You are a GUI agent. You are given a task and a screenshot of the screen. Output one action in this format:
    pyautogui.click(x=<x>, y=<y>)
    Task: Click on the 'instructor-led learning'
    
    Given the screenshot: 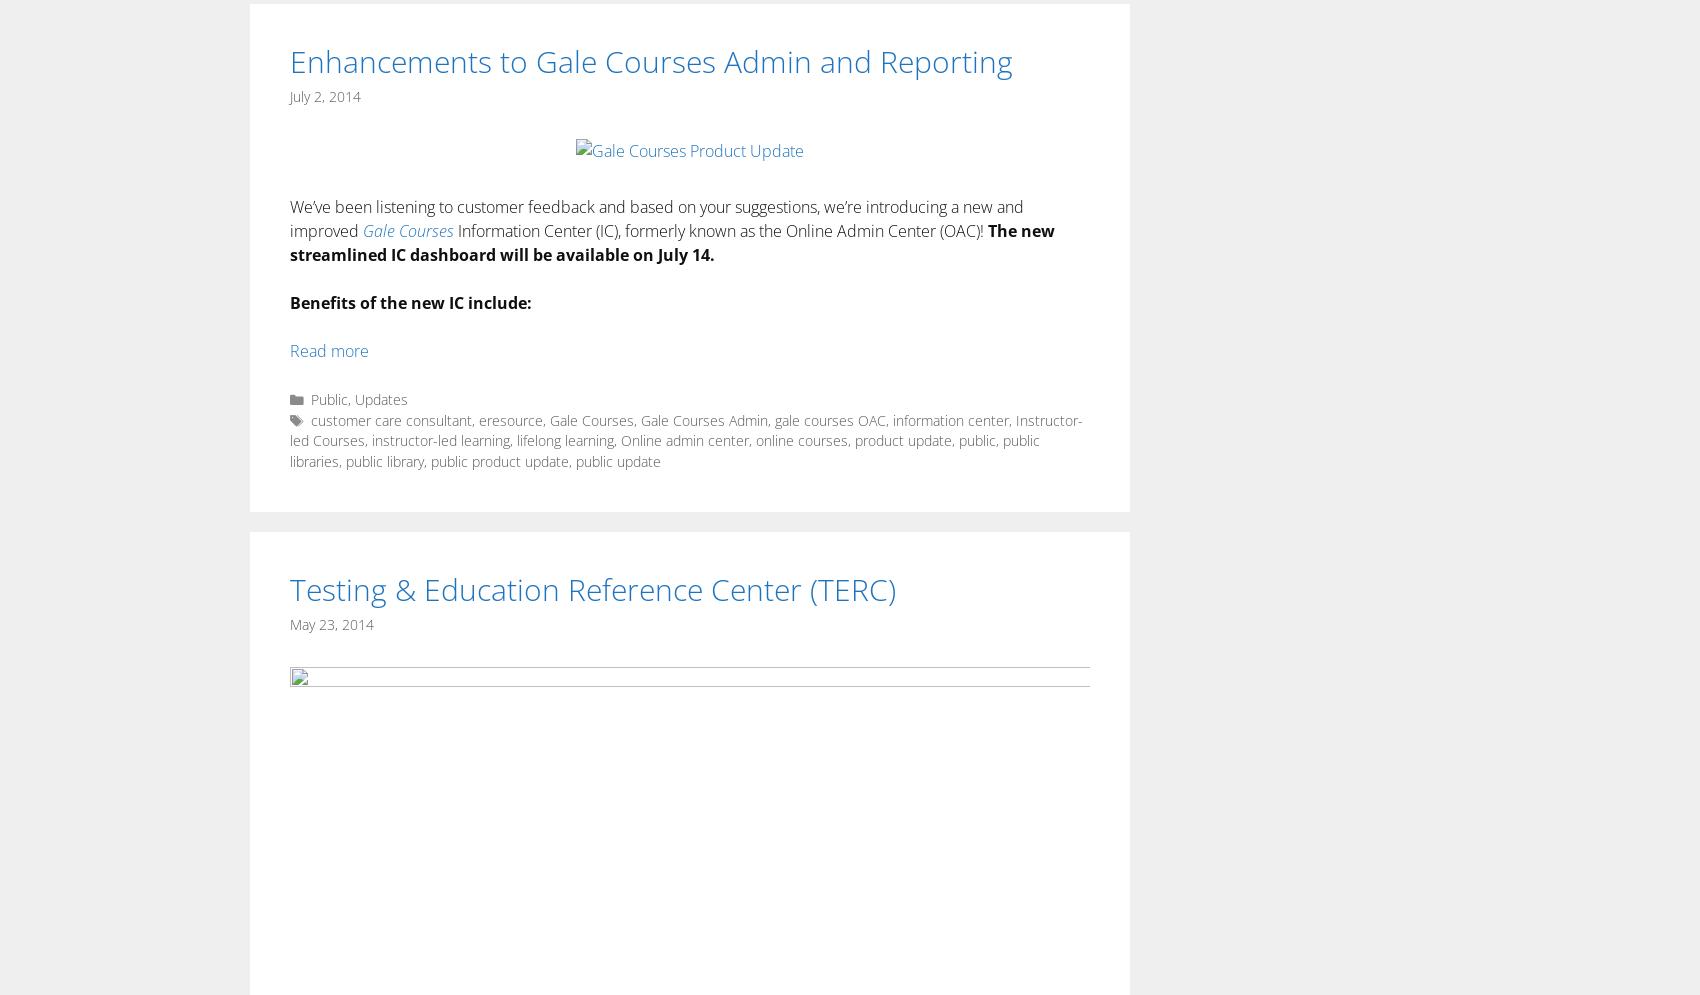 What is the action you would take?
    pyautogui.click(x=440, y=439)
    